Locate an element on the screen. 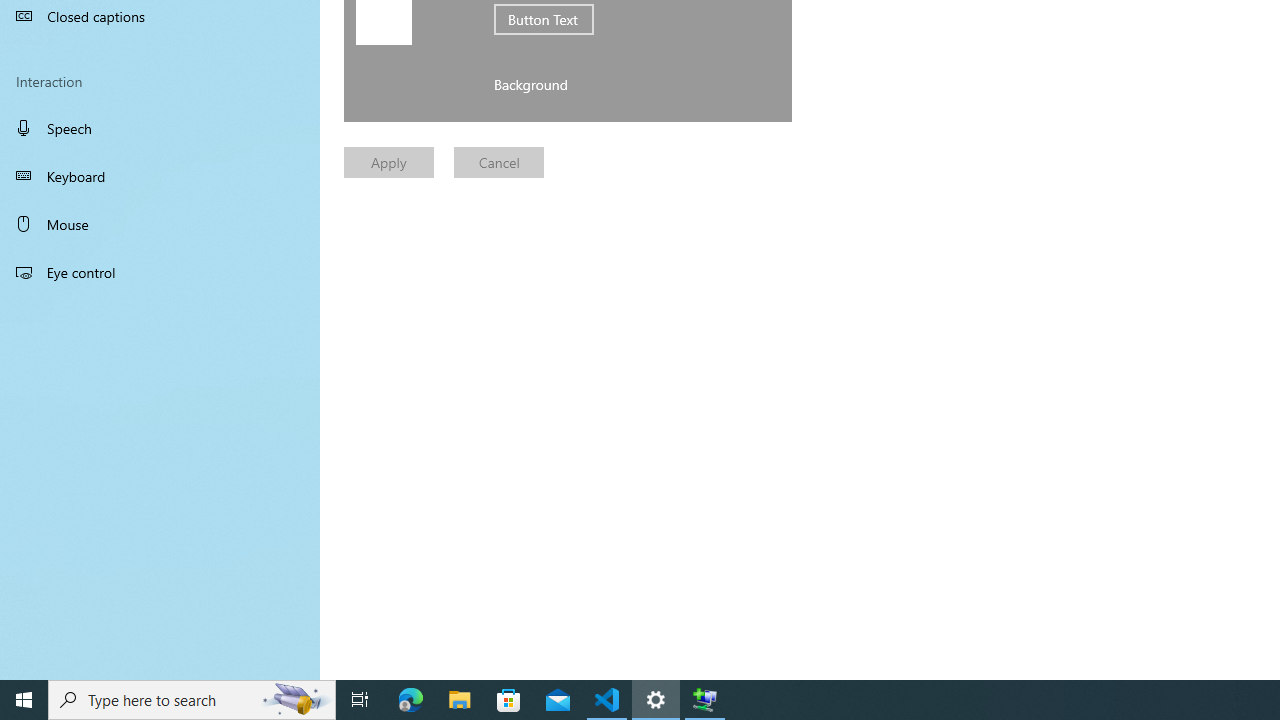 This screenshot has width=1280, height=720. 'Start' is located at coordinates (24, 698).